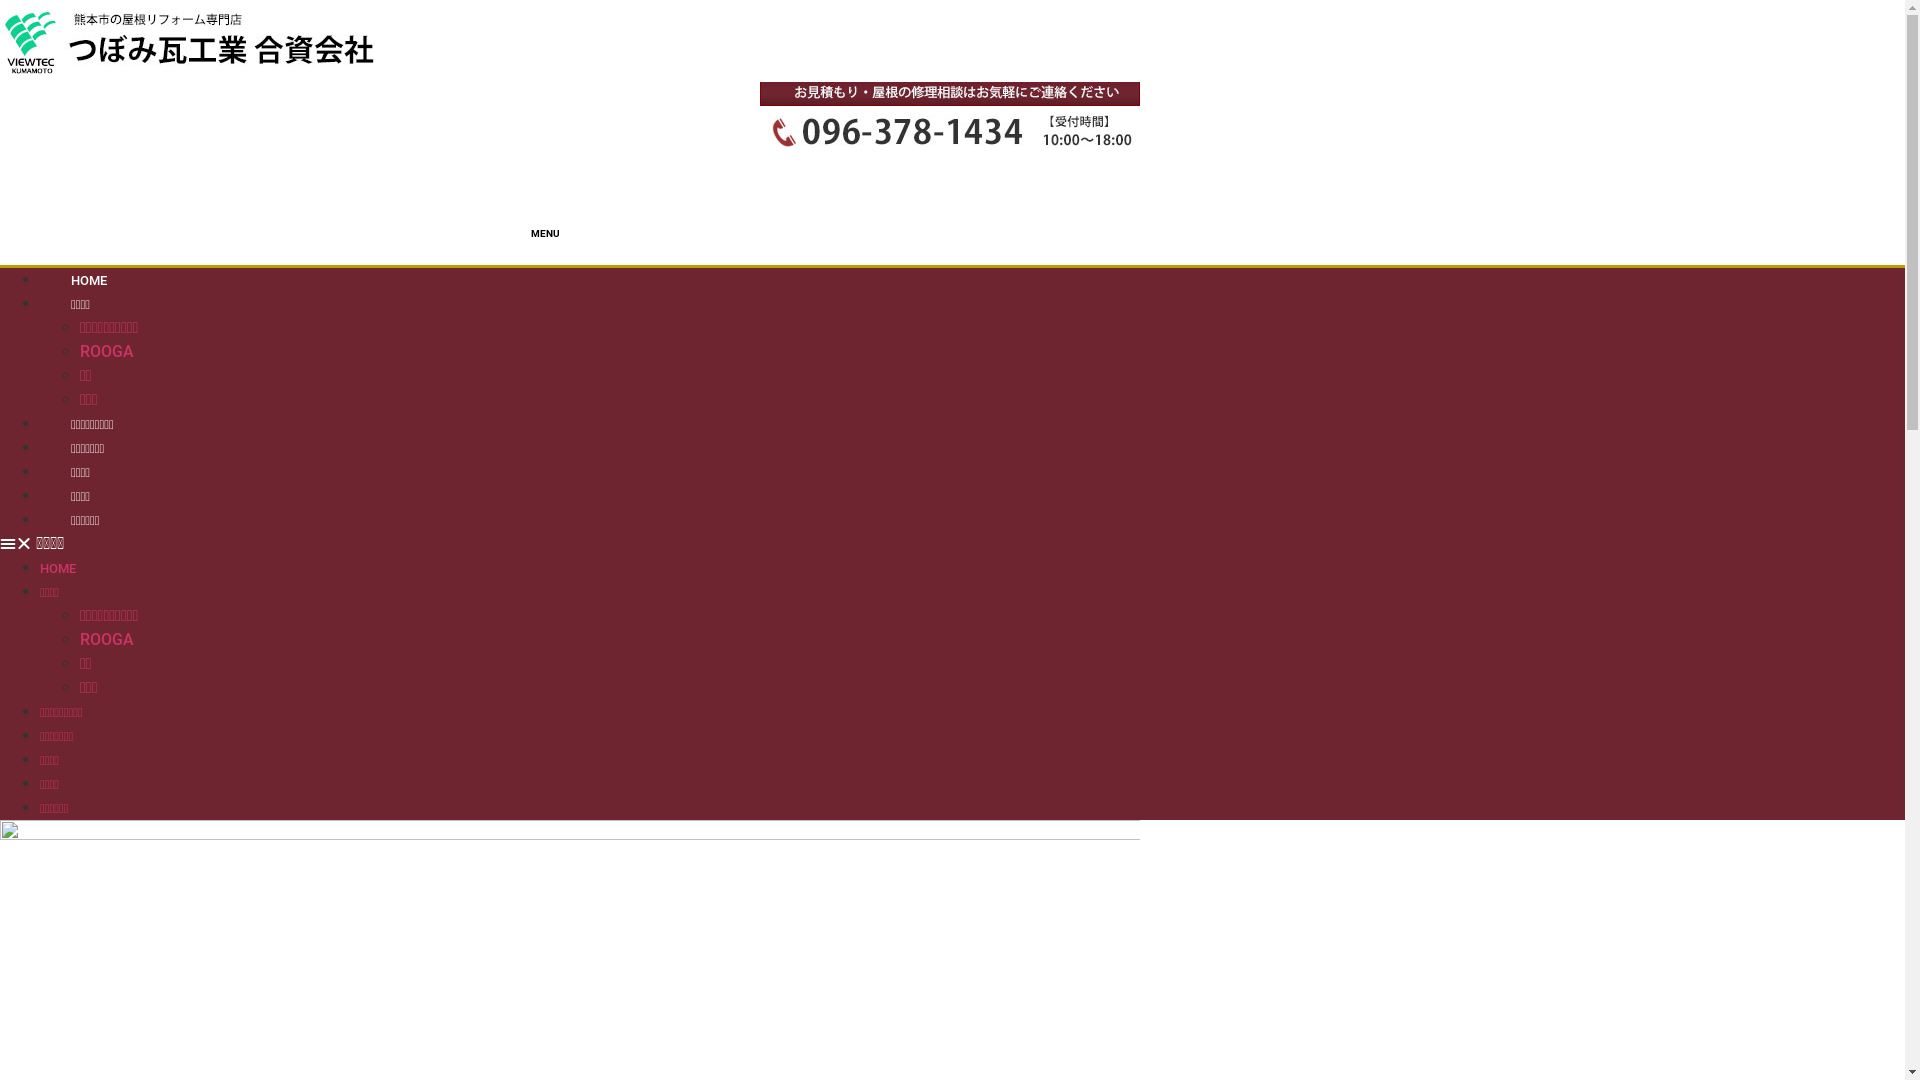  Describe the element at coordinates (105, 350) in the screenshot. I see `'ROOGA'` at that location.